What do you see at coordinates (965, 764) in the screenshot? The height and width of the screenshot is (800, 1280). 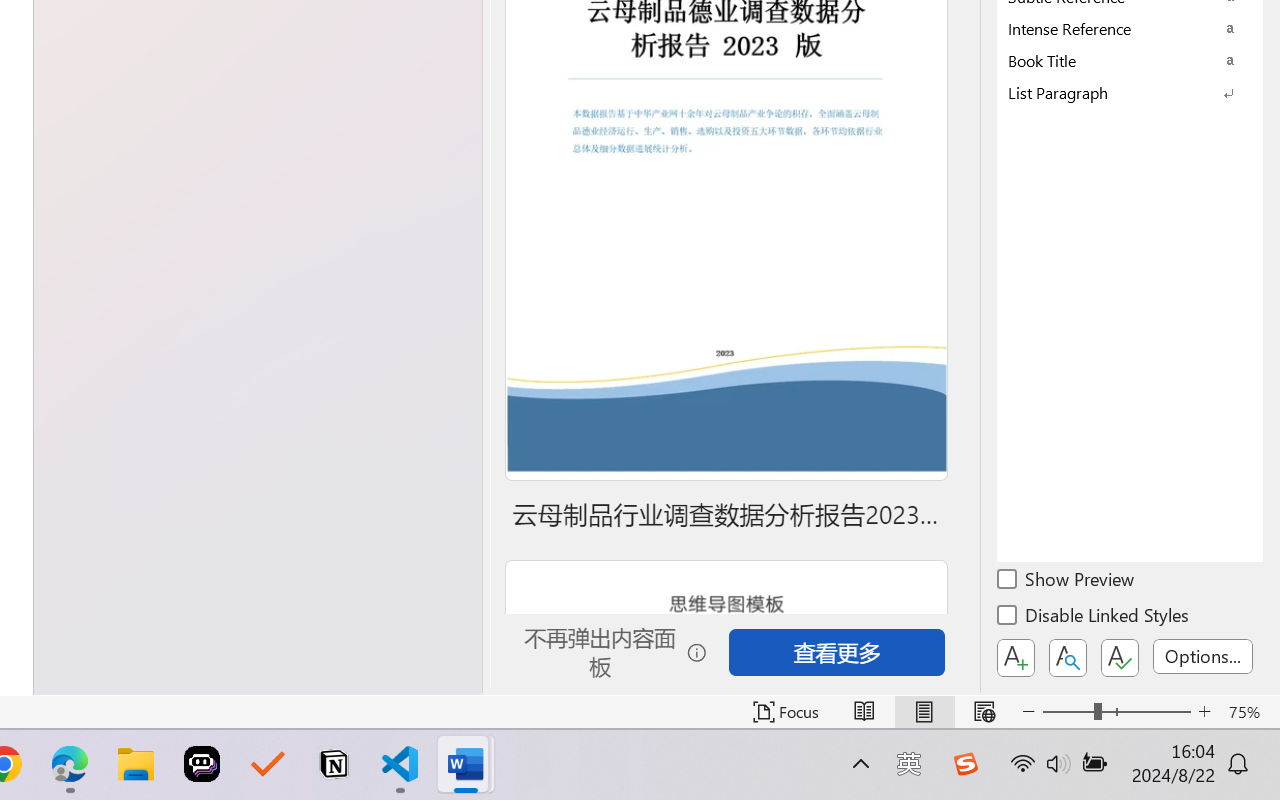 I see `'Class: Image'` at bounding box center [965, 764].